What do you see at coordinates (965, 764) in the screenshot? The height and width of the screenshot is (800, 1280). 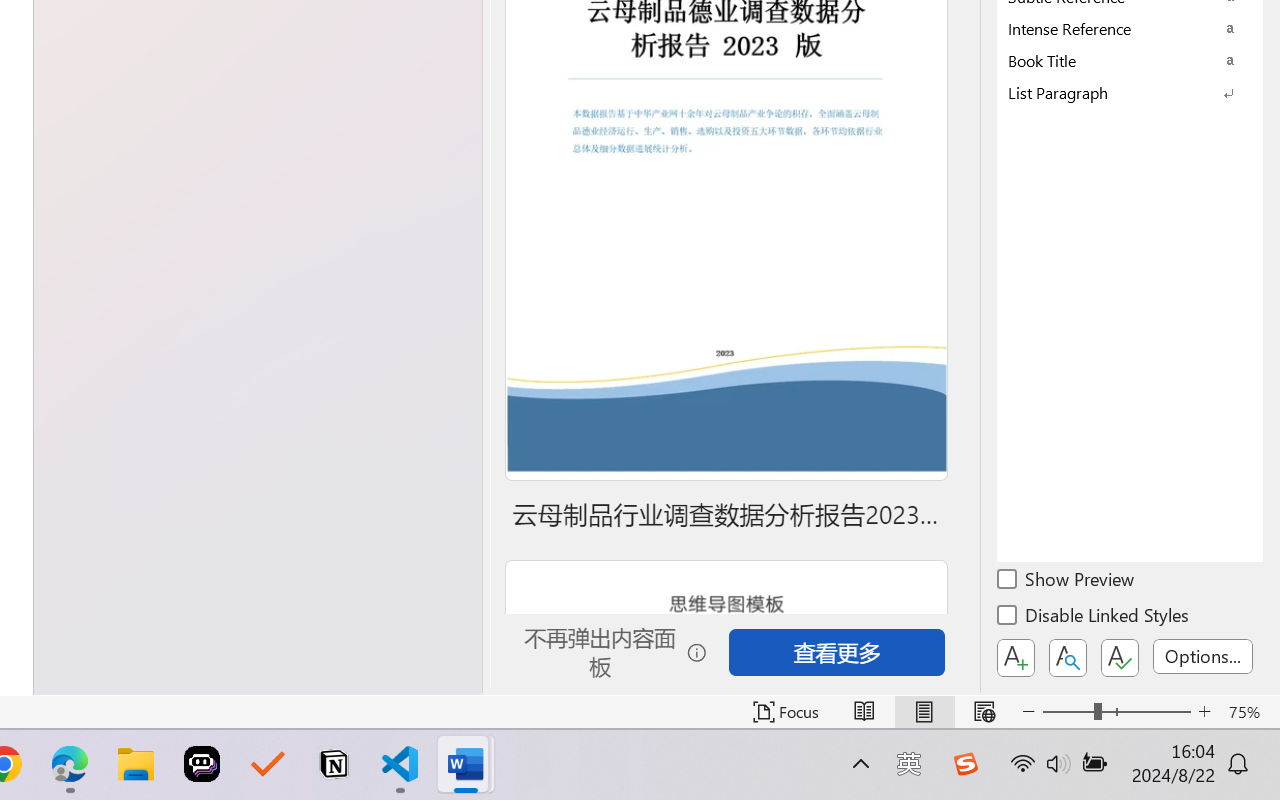 I see `'Class: Image'` at bounding box center [965, 764].